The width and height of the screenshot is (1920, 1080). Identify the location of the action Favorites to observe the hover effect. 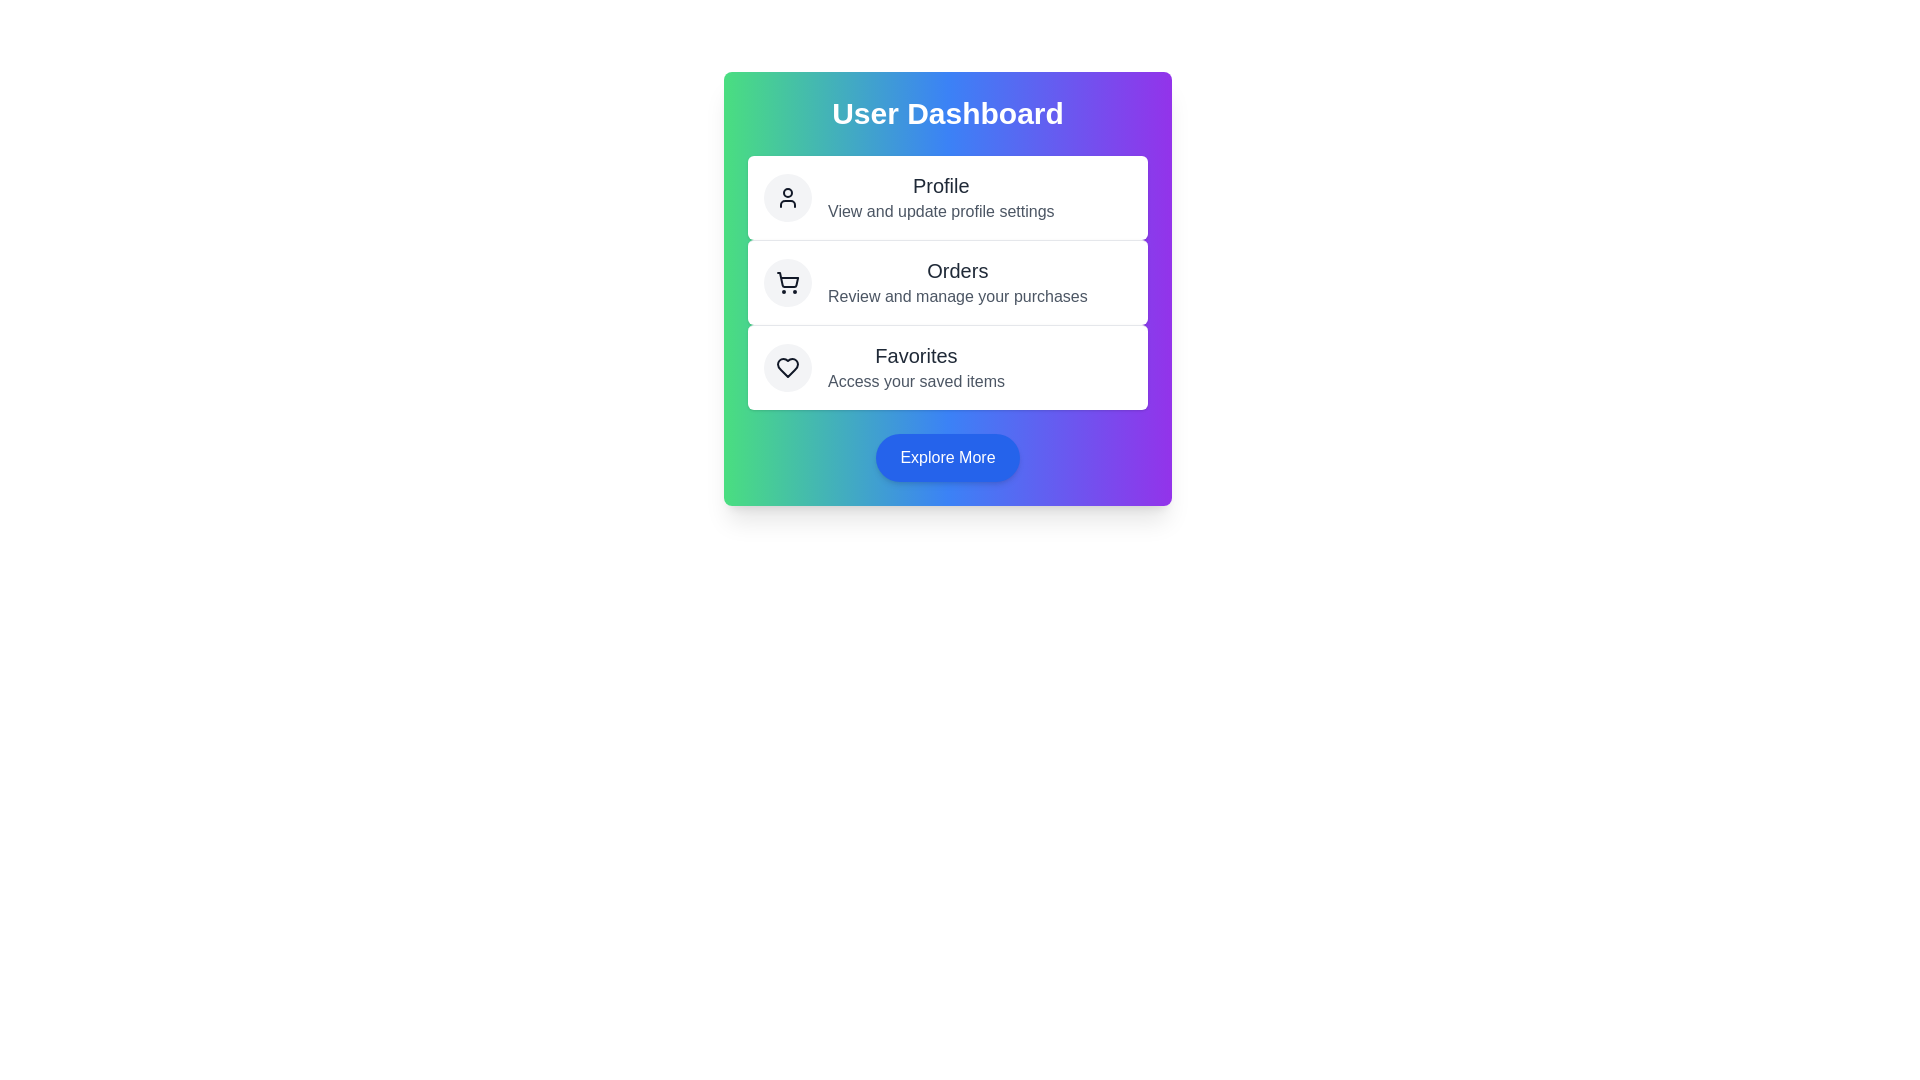
(947, 367).